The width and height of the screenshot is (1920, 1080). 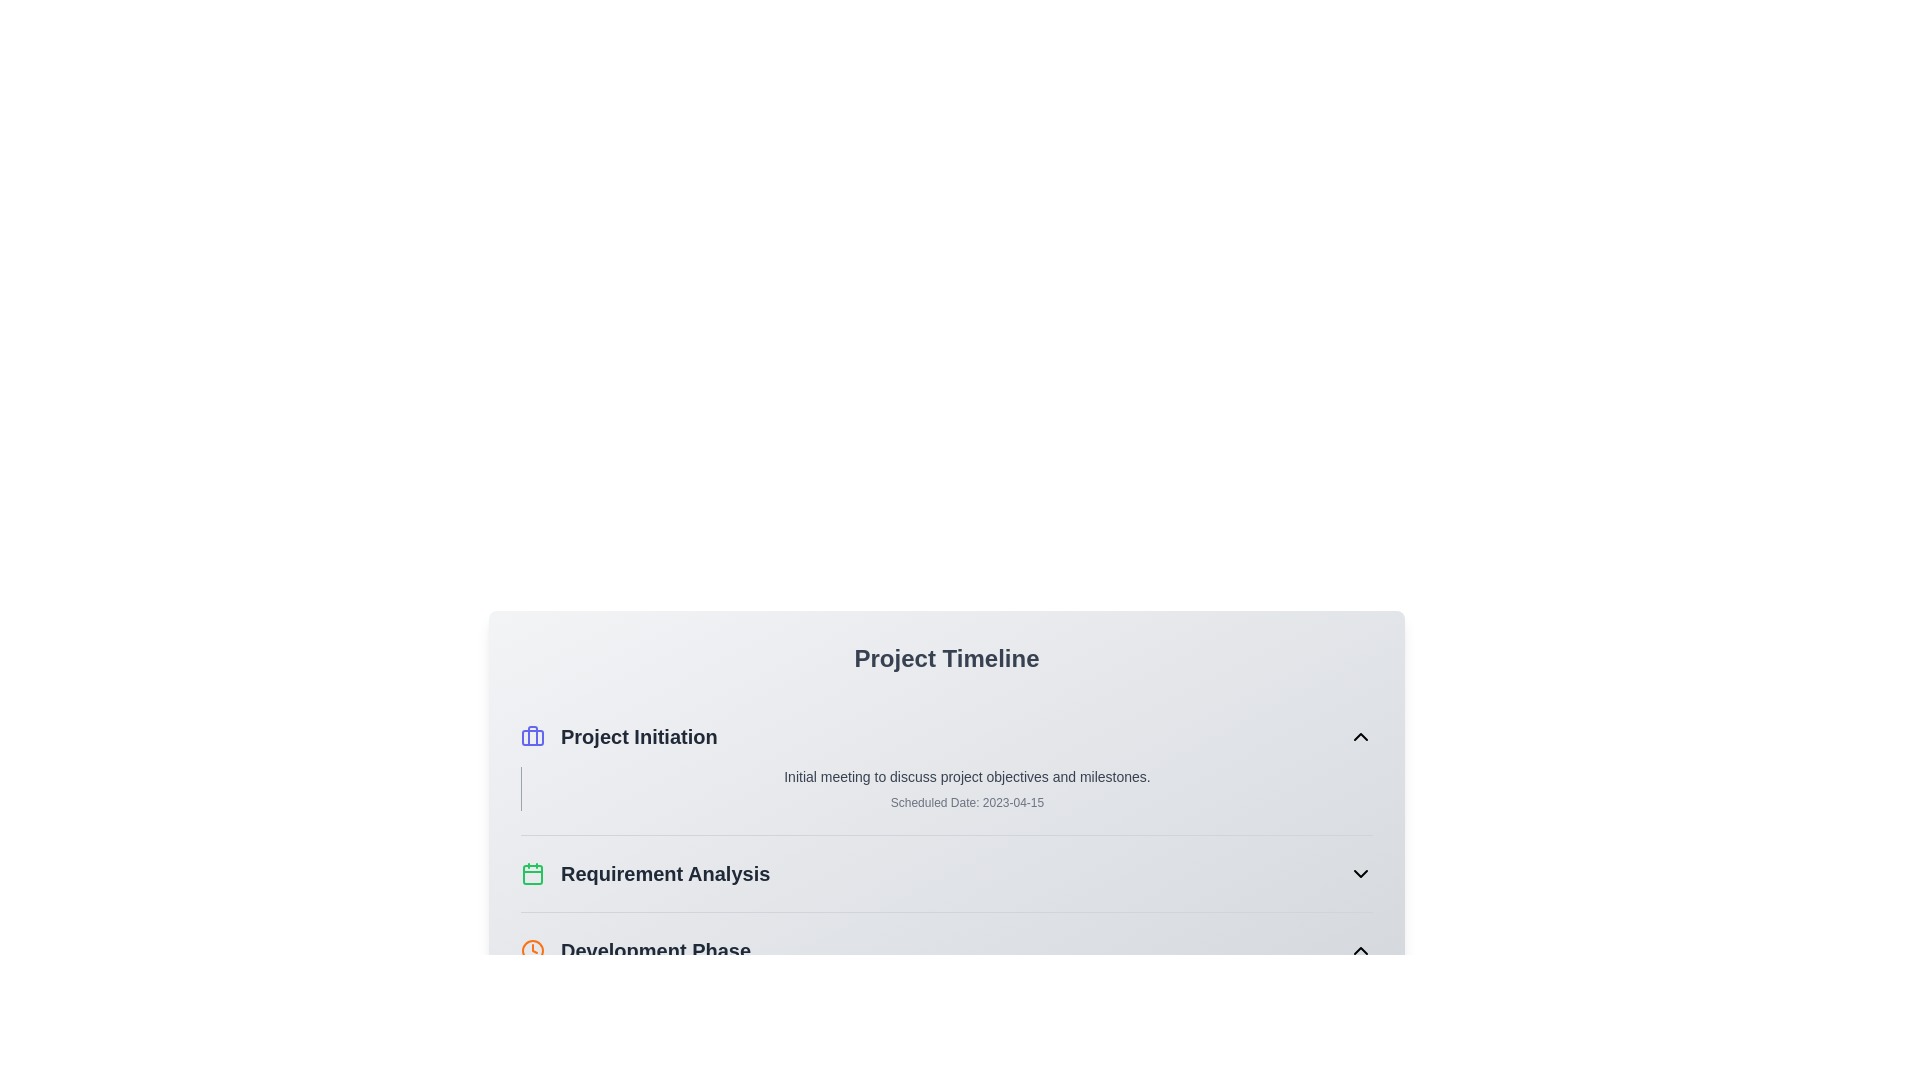 I want to click on the orange clock icon located to the left of the 'Development Phase' text in the 'Project Timeline' list, so click(x=532, y=950).